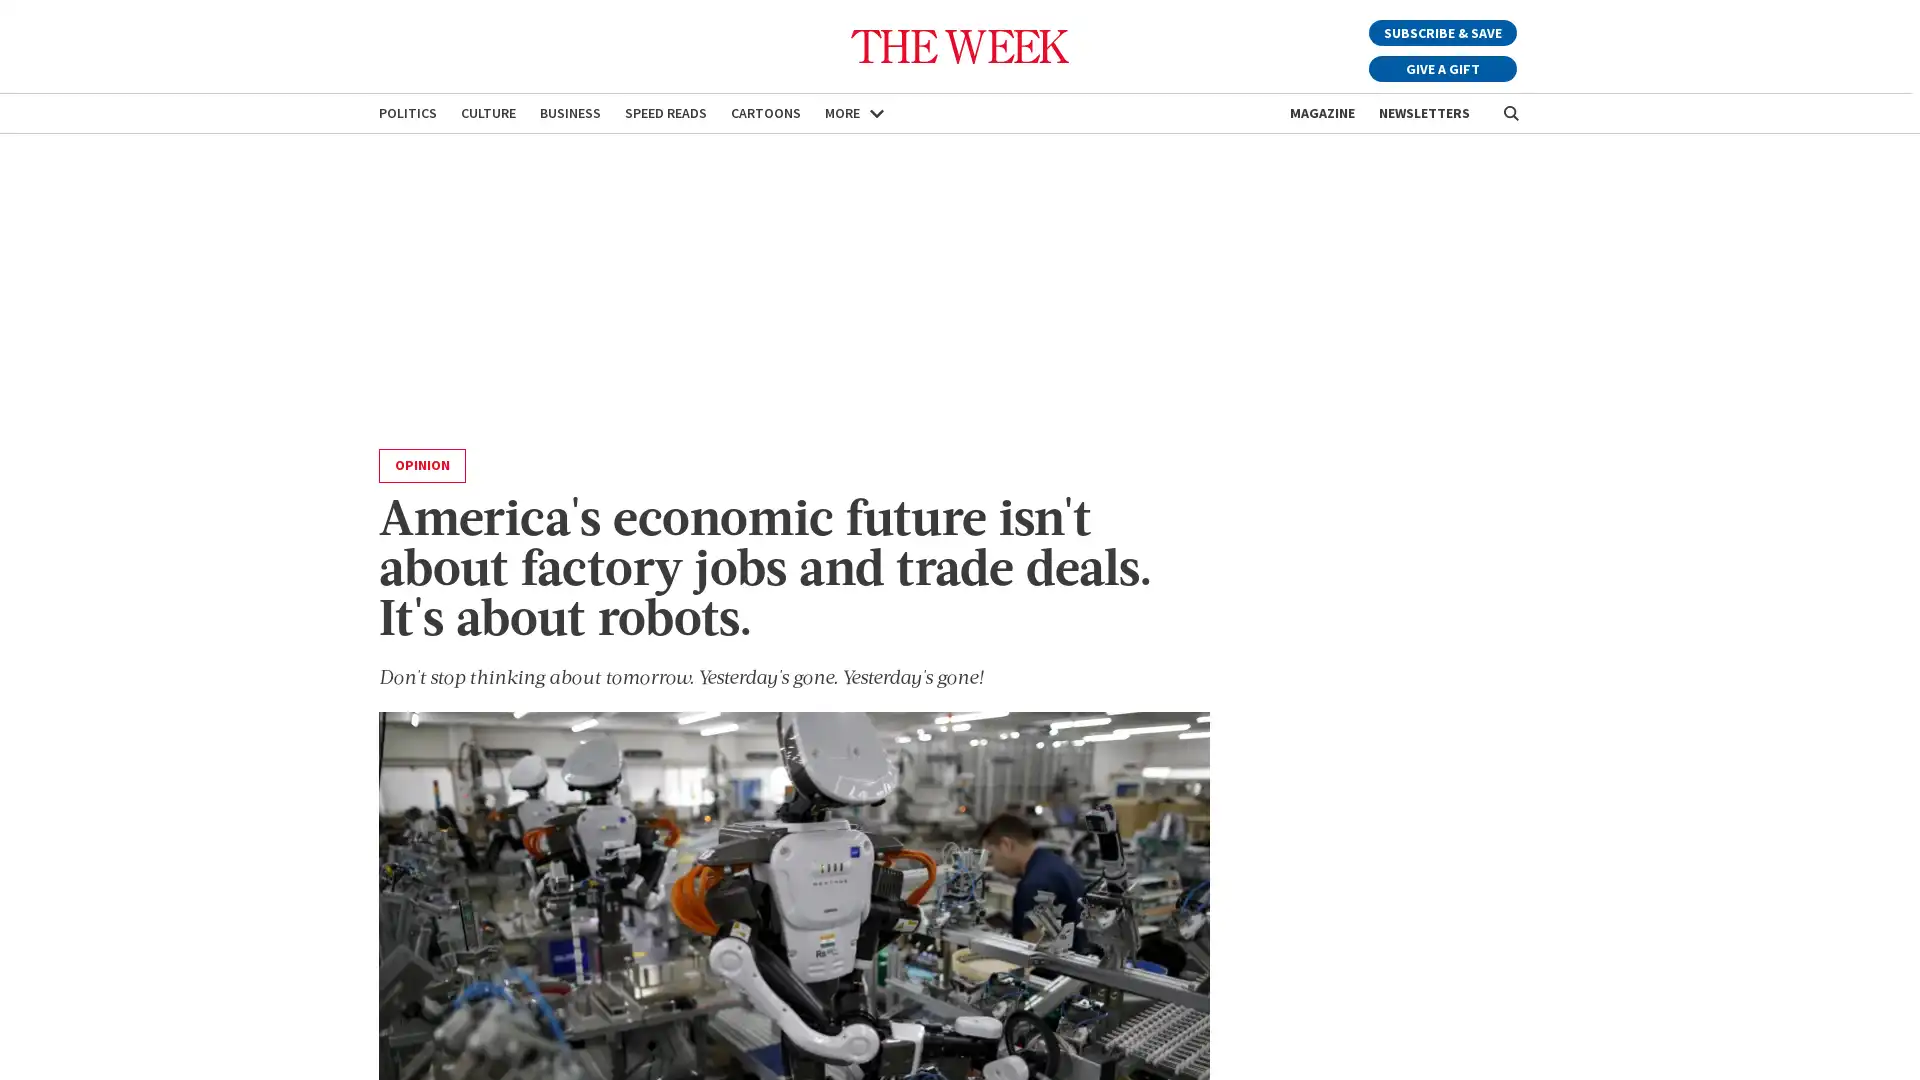  Describe the element at coordinates (1511, 113) in the screenshot. I see `Search` at that location.